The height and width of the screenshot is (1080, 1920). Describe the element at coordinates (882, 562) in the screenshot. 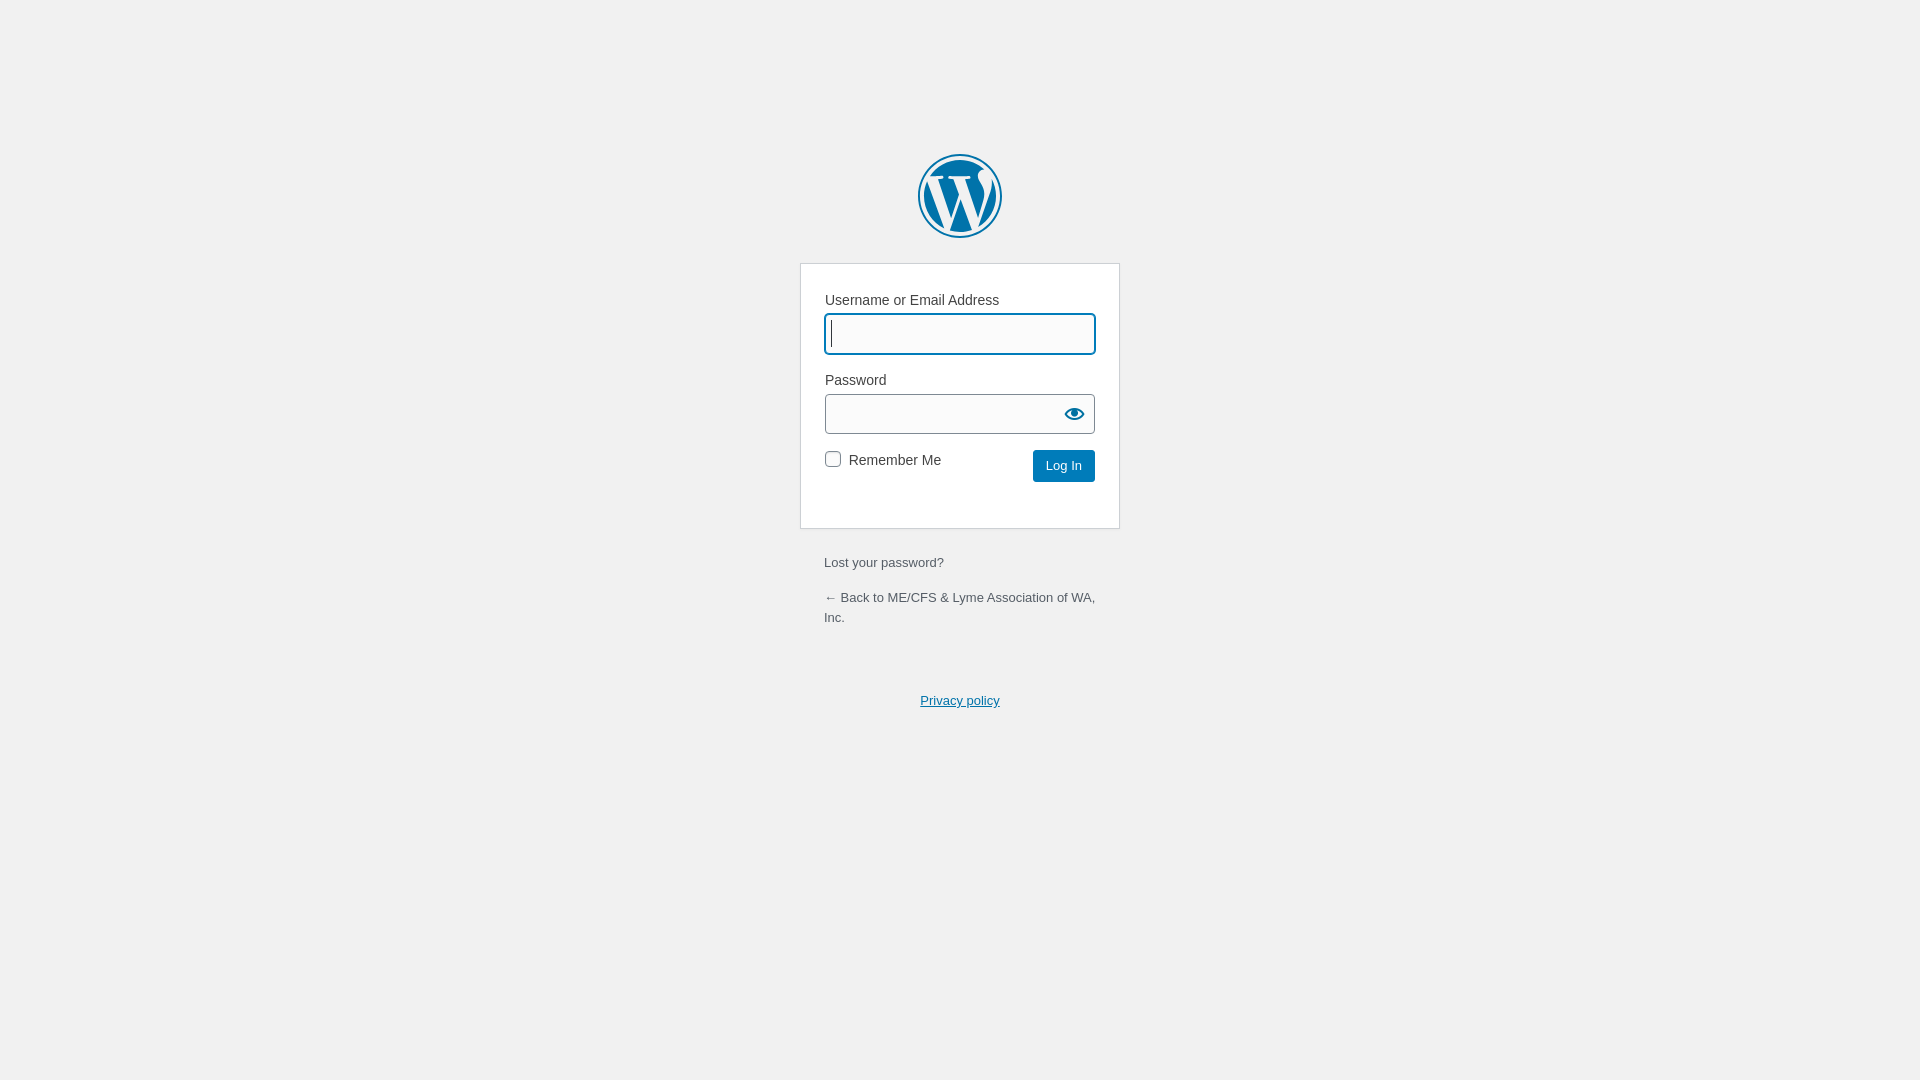

I see `'Lost your password?'` at that location.